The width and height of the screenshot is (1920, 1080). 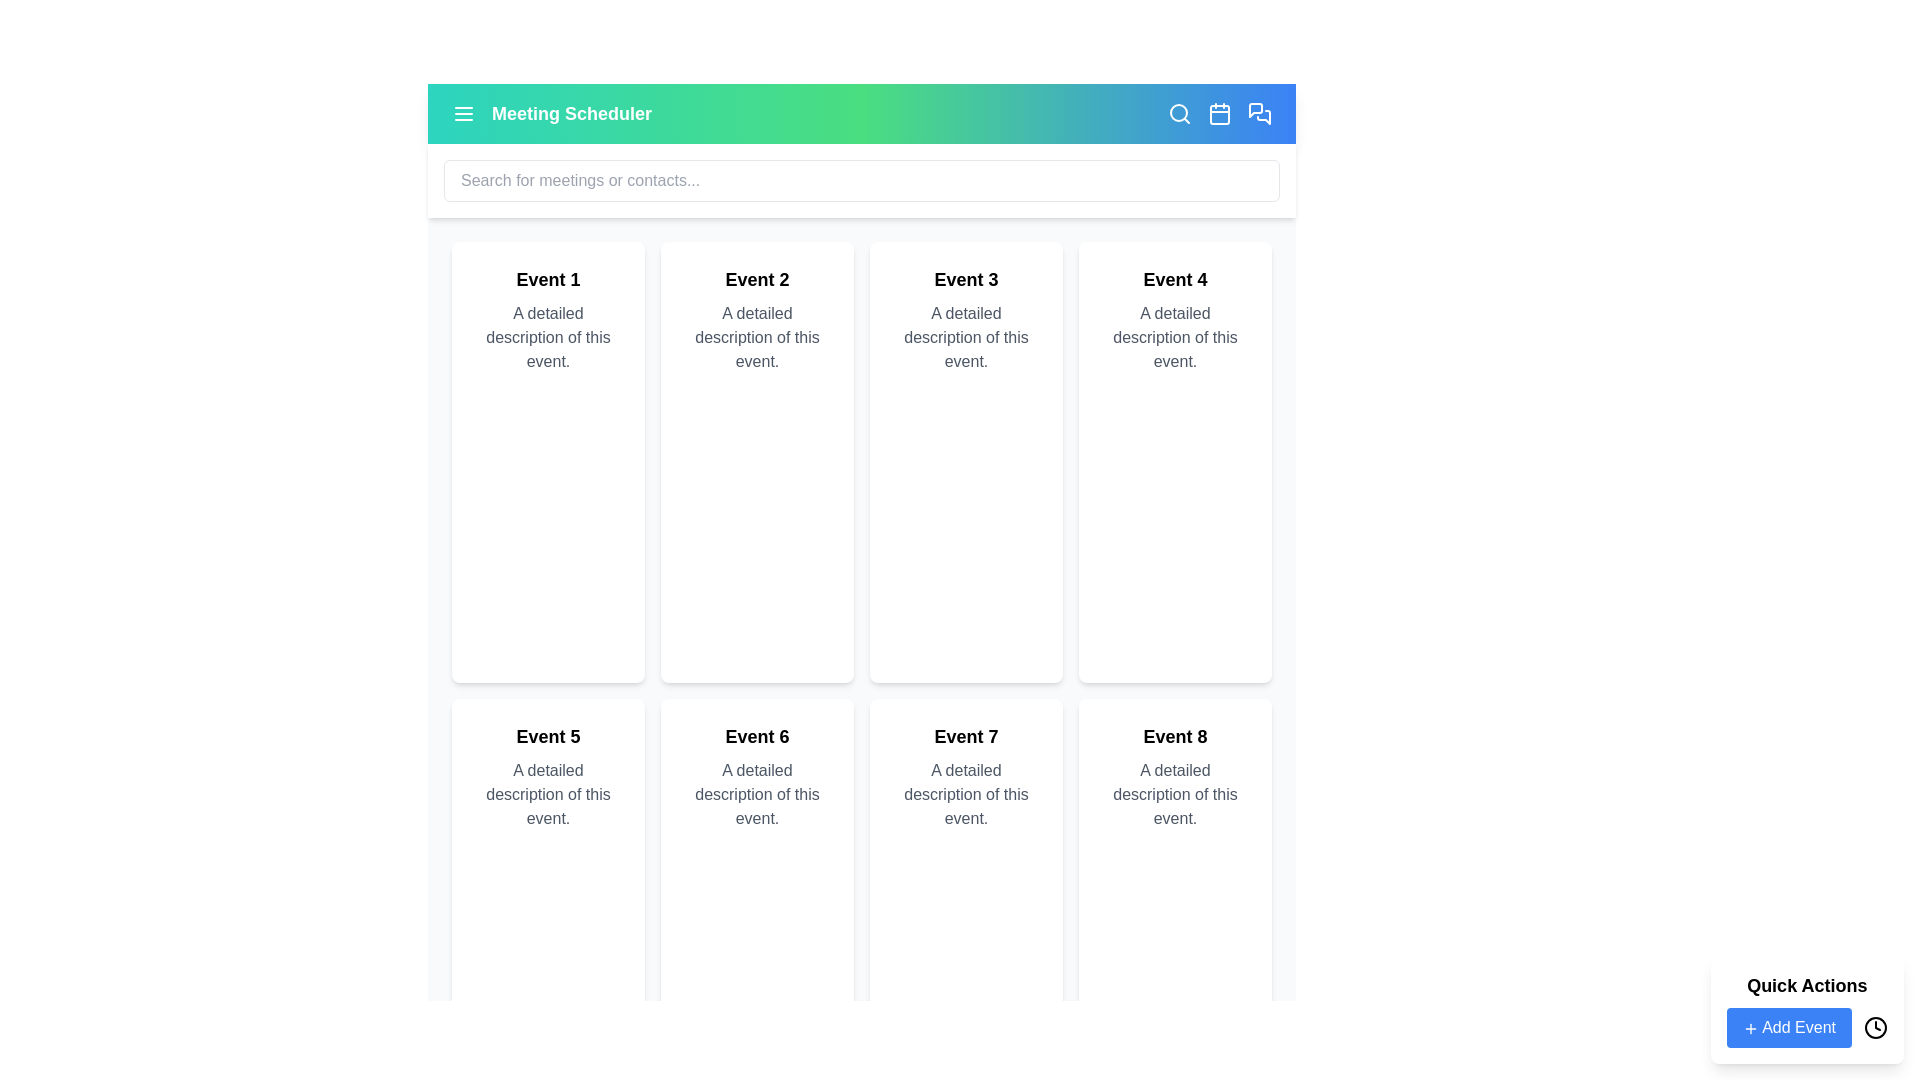 What do you see at coordinates (966, 793) in the screenshot?
I see `gray text label that says 'A detailed description of this event.' located within the card titled 'Event 7' in the rightmost column of the second row` at bounding box center [966, 793].